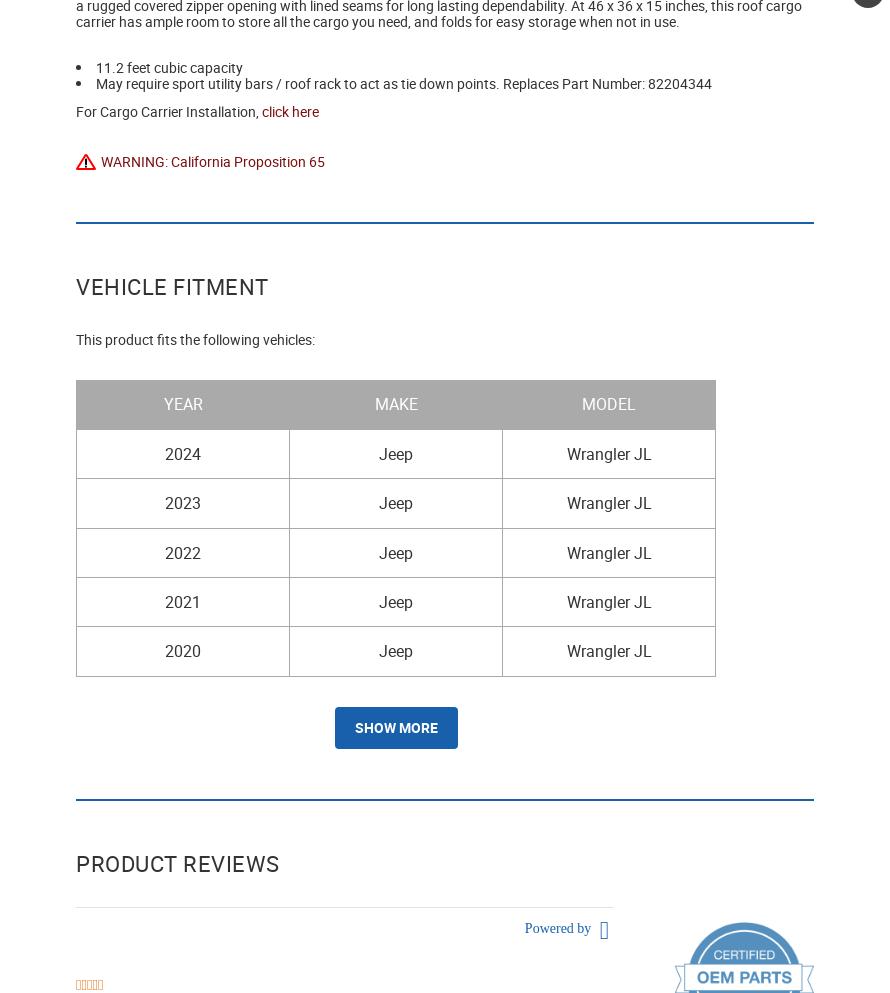 The width and height of the screenshot is (890, 993). I want to click on '2024', so click(182, 453).